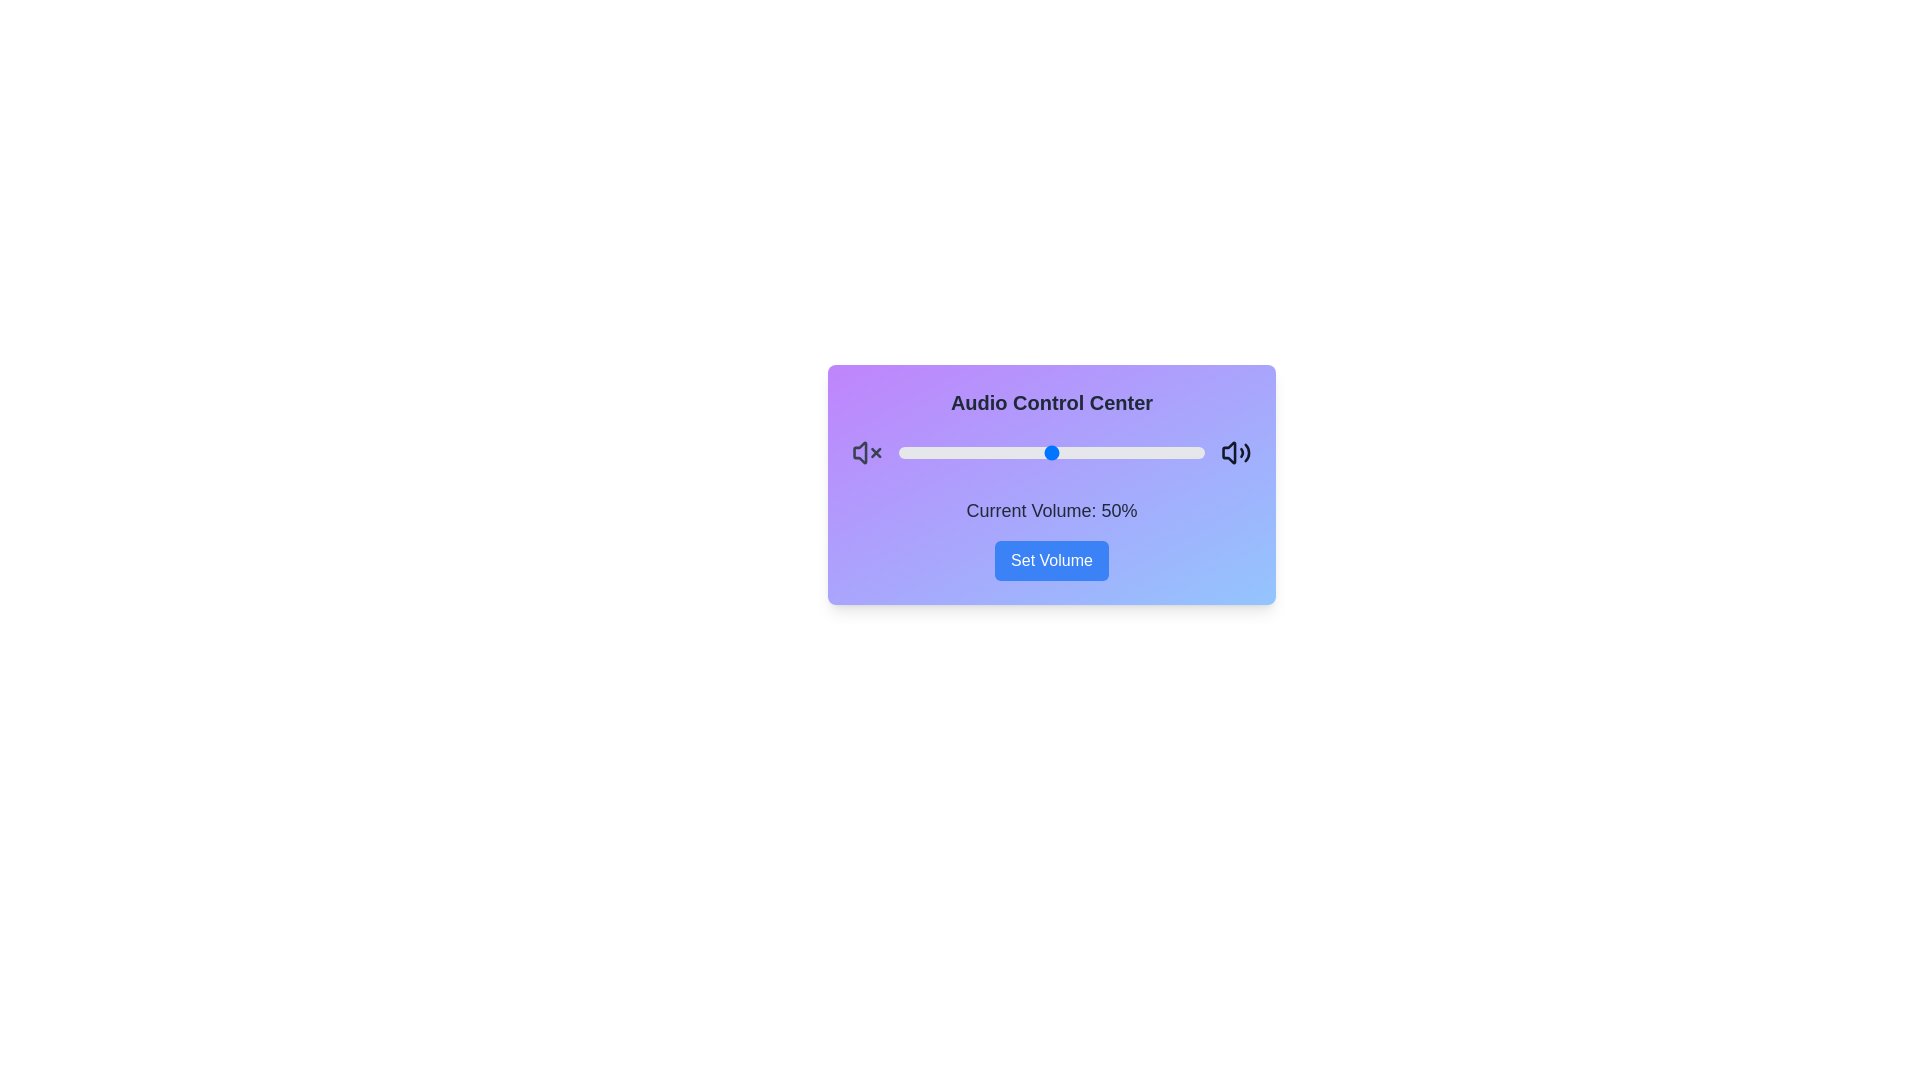  What do you see at coordinates (960, 452) in the screenshot?
I see `the volume slider to set the volume to 20%` at bounding box center [960, 452].